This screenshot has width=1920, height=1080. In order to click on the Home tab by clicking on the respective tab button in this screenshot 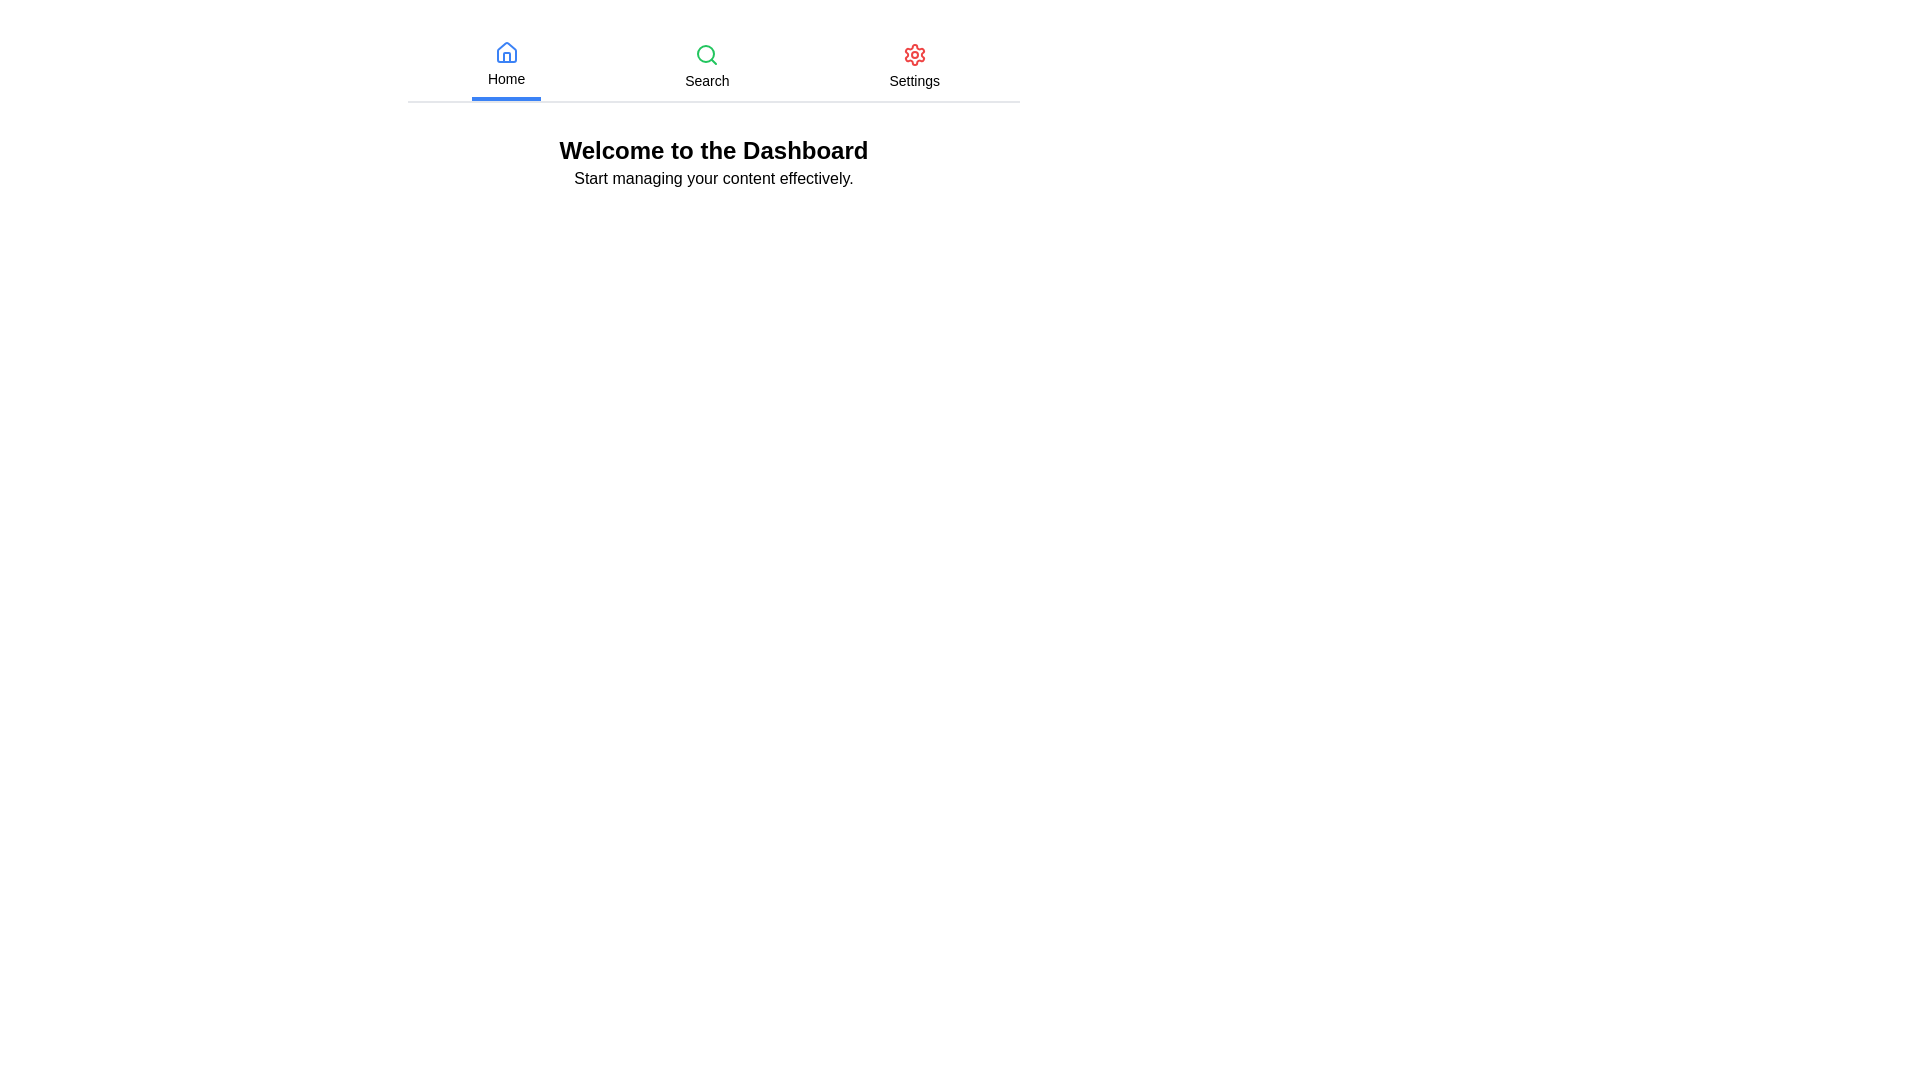, I will do `click(506, 65)`.